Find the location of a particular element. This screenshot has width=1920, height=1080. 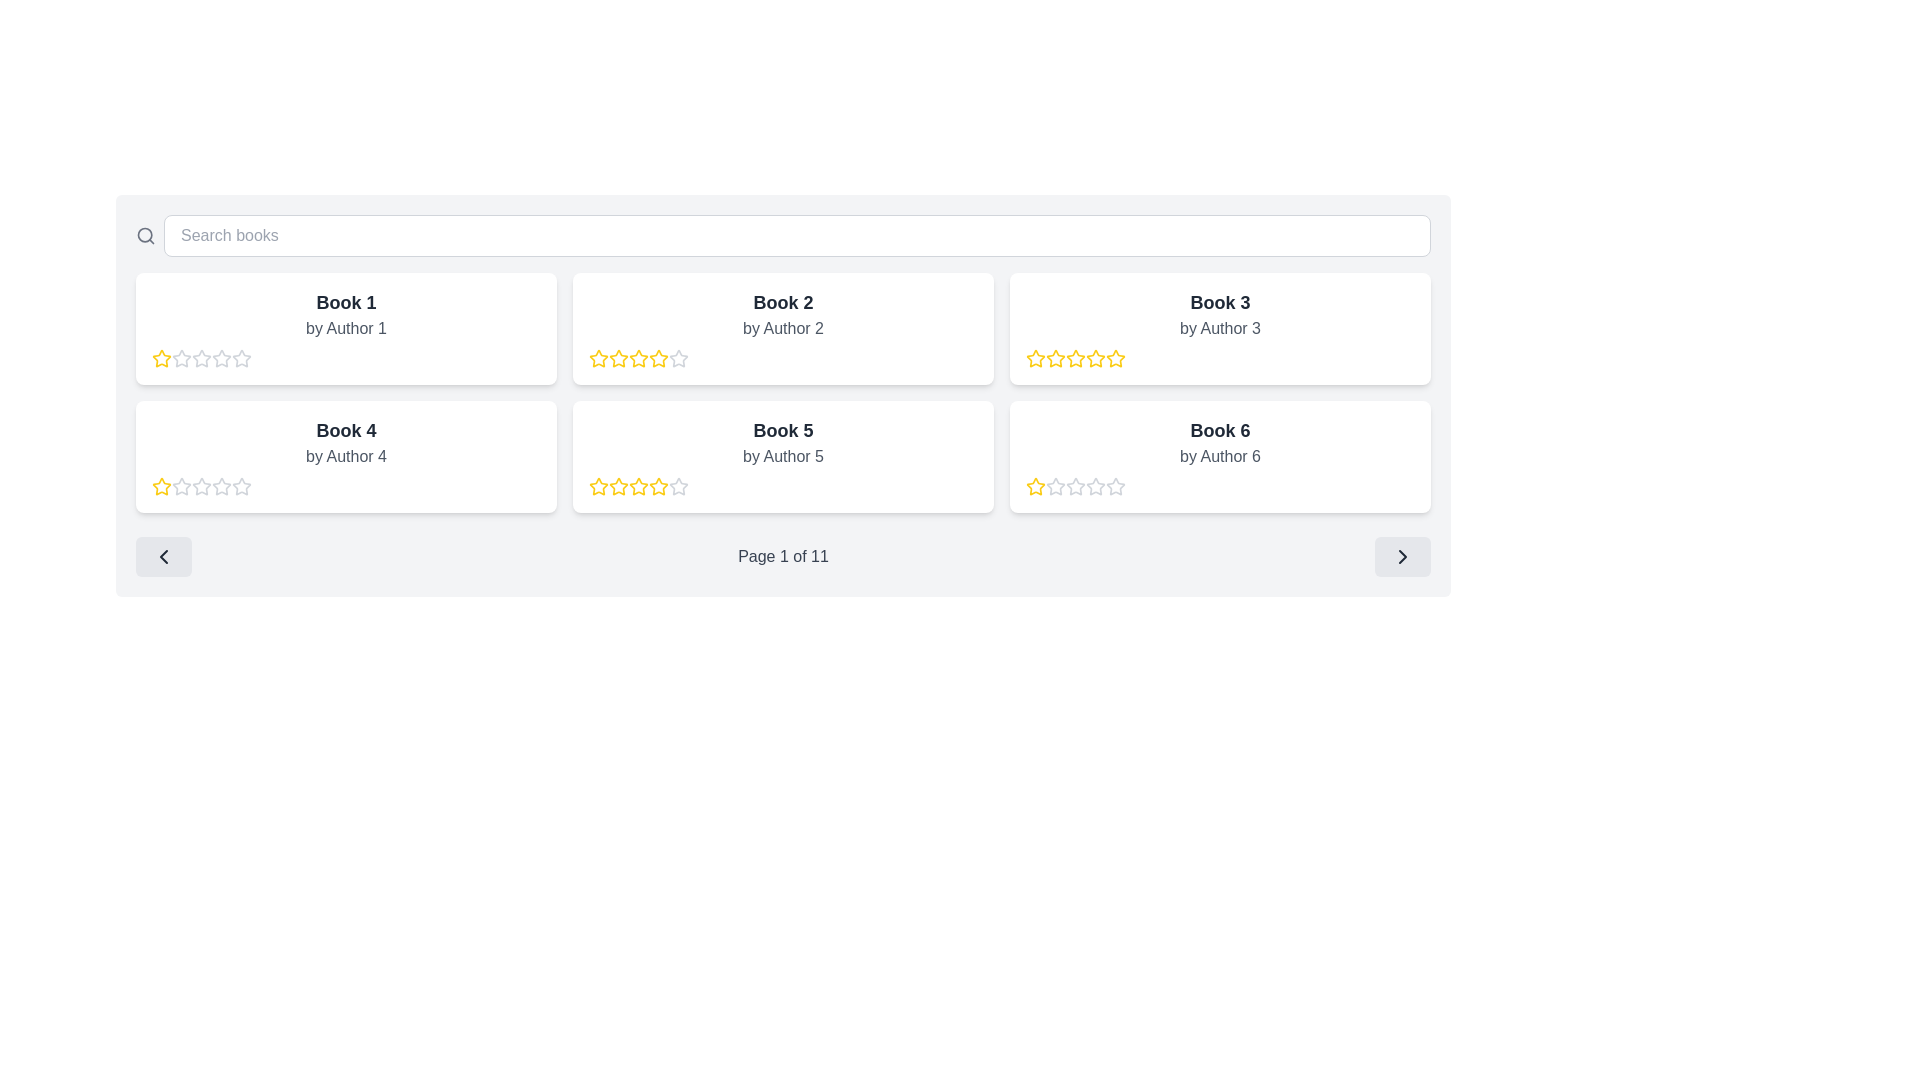

the left-pointing chevron icon located in the bottom-left corner of the main content area is located at coordinates (163, 556).